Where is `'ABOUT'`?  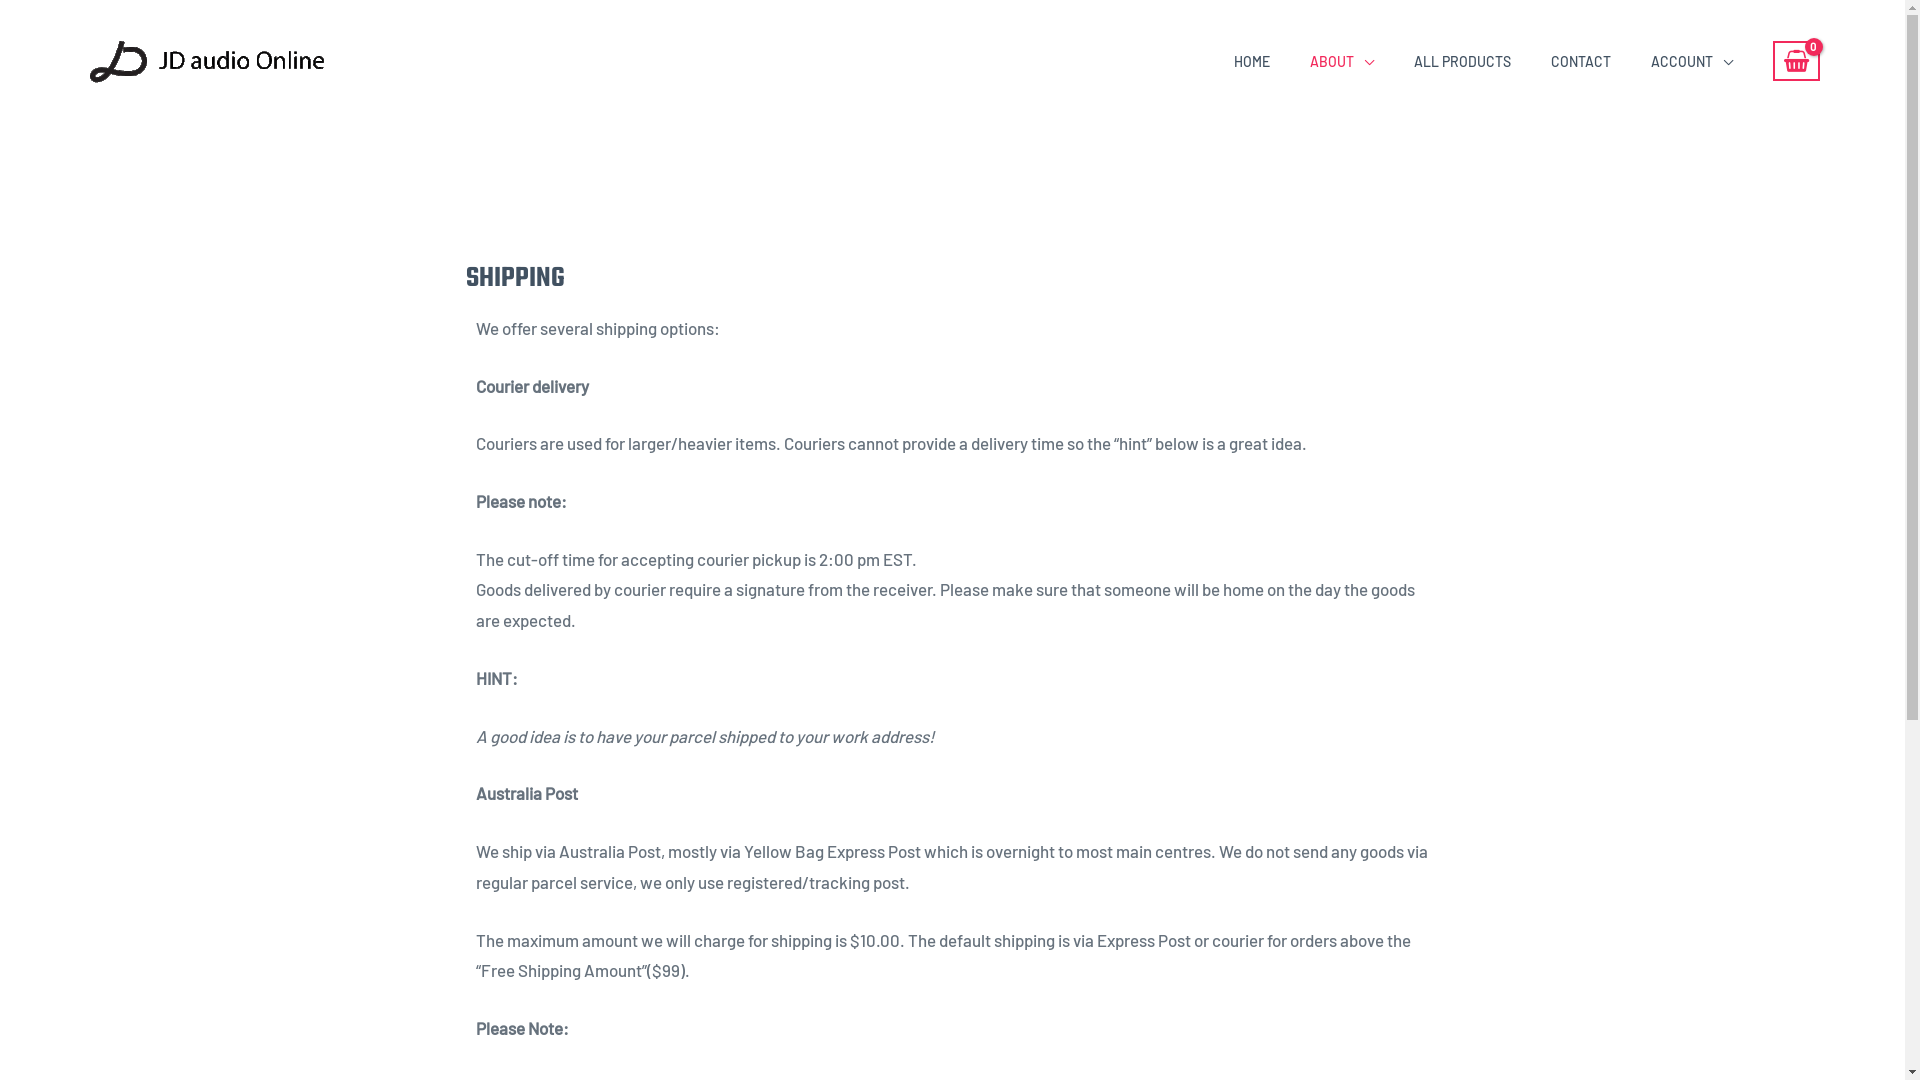
'ABOUT' is located at coordinates (1342, 60).